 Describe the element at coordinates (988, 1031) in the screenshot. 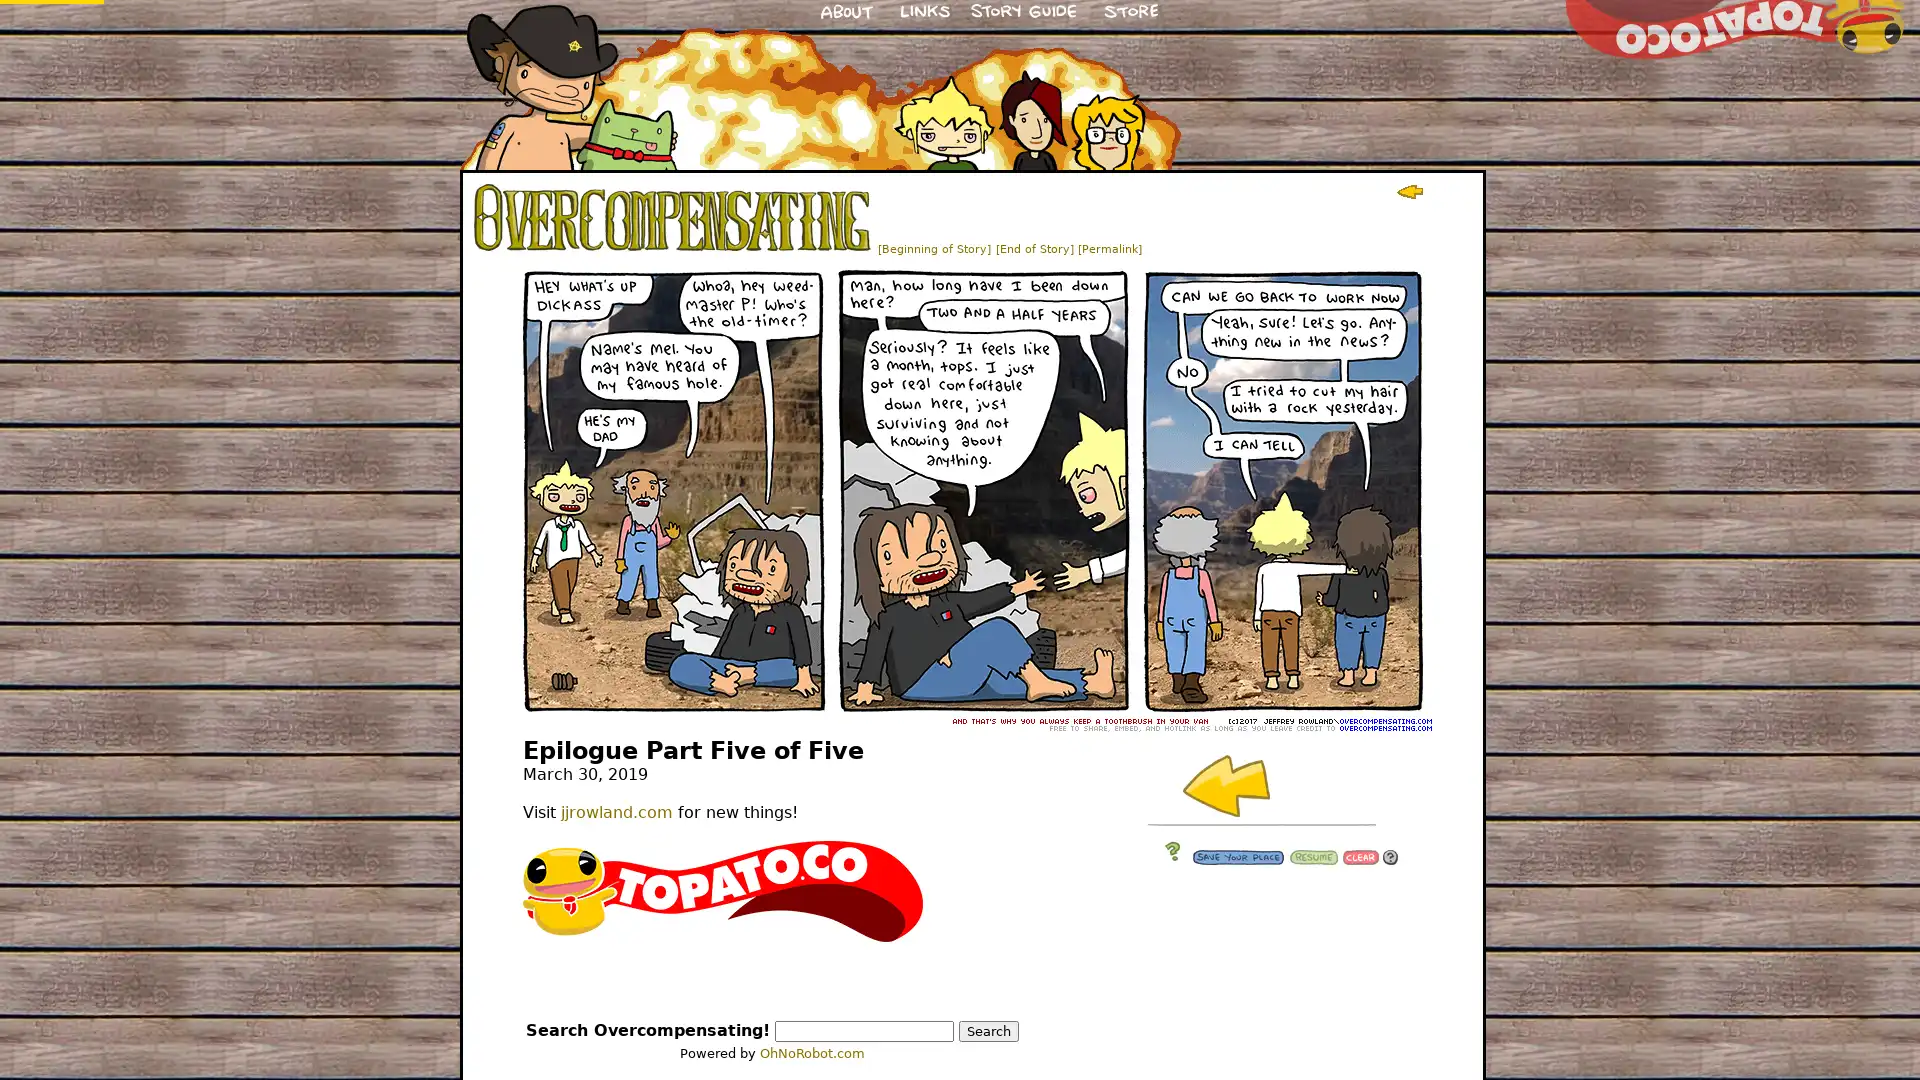

I see `Search` at that location.